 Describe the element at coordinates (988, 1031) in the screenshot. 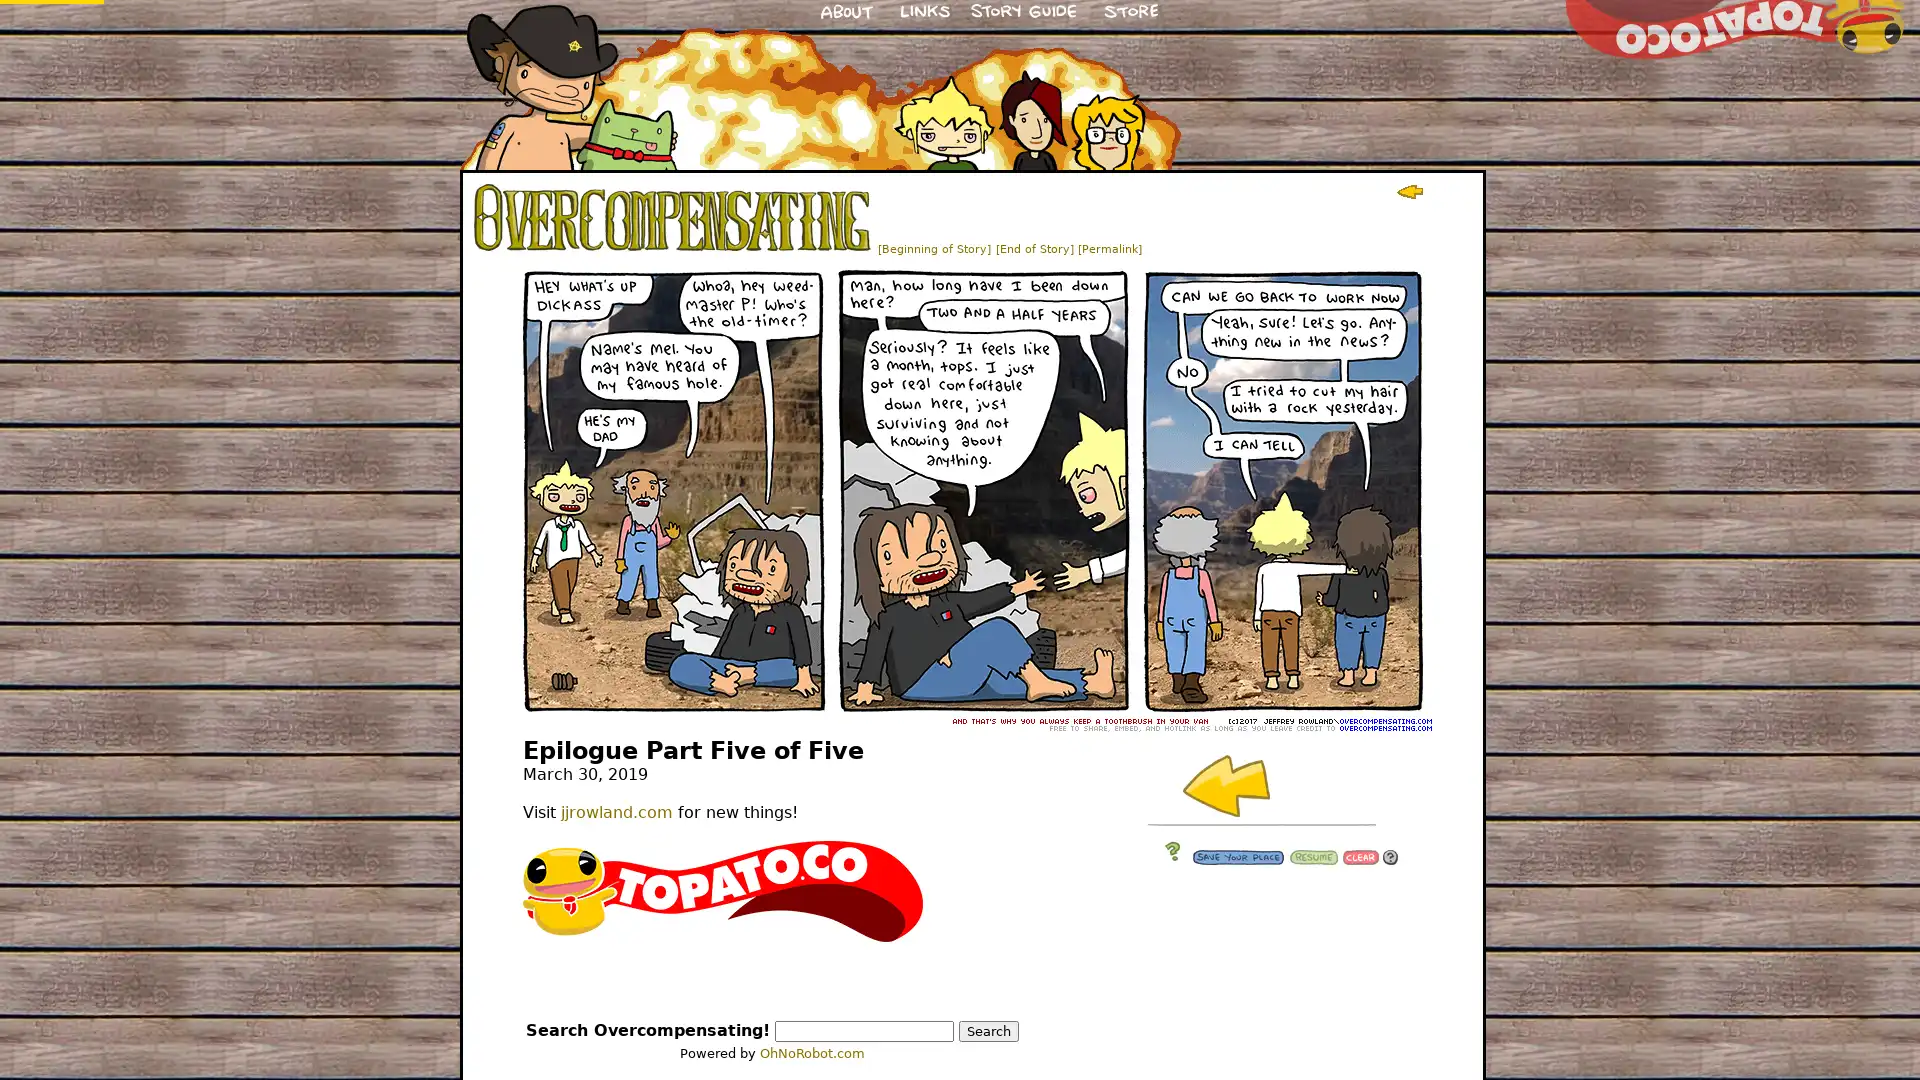

I see `Search` at that location.